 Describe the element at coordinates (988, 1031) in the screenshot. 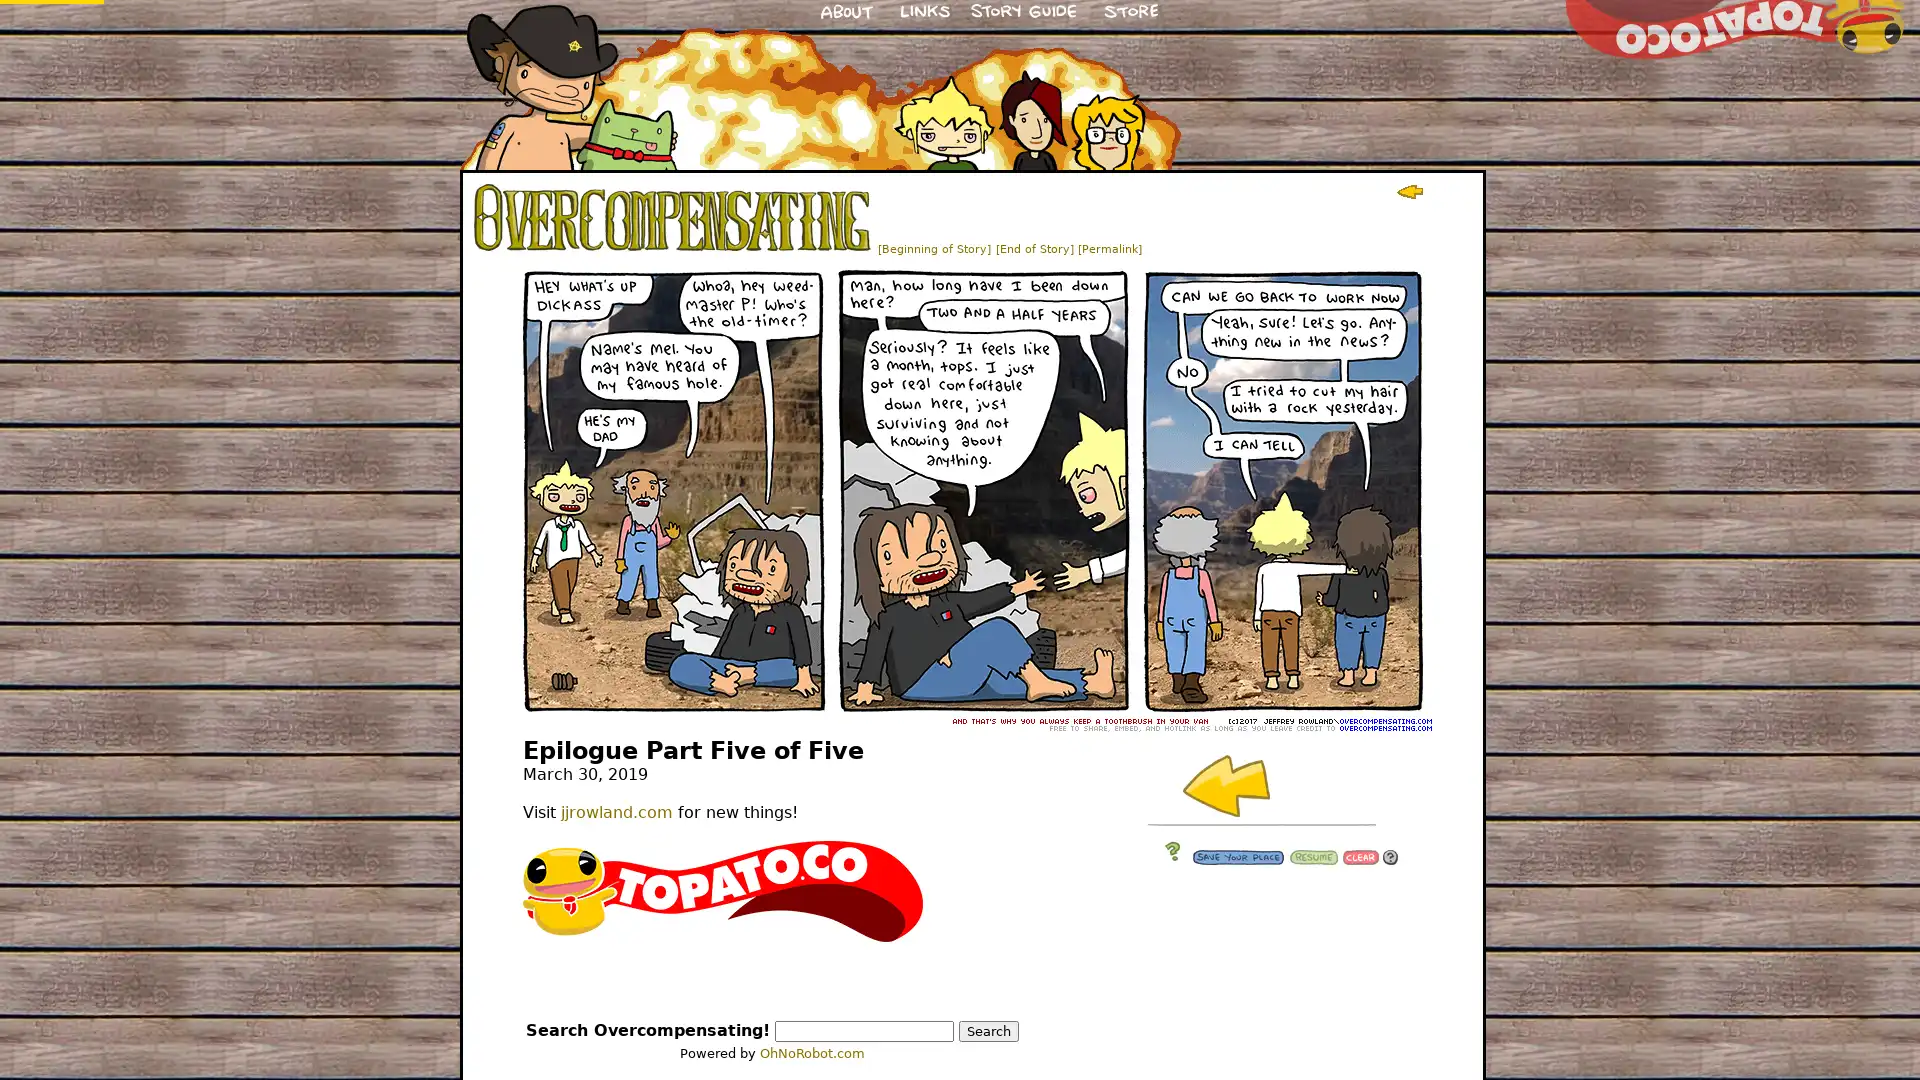

I see `Search` at that location.